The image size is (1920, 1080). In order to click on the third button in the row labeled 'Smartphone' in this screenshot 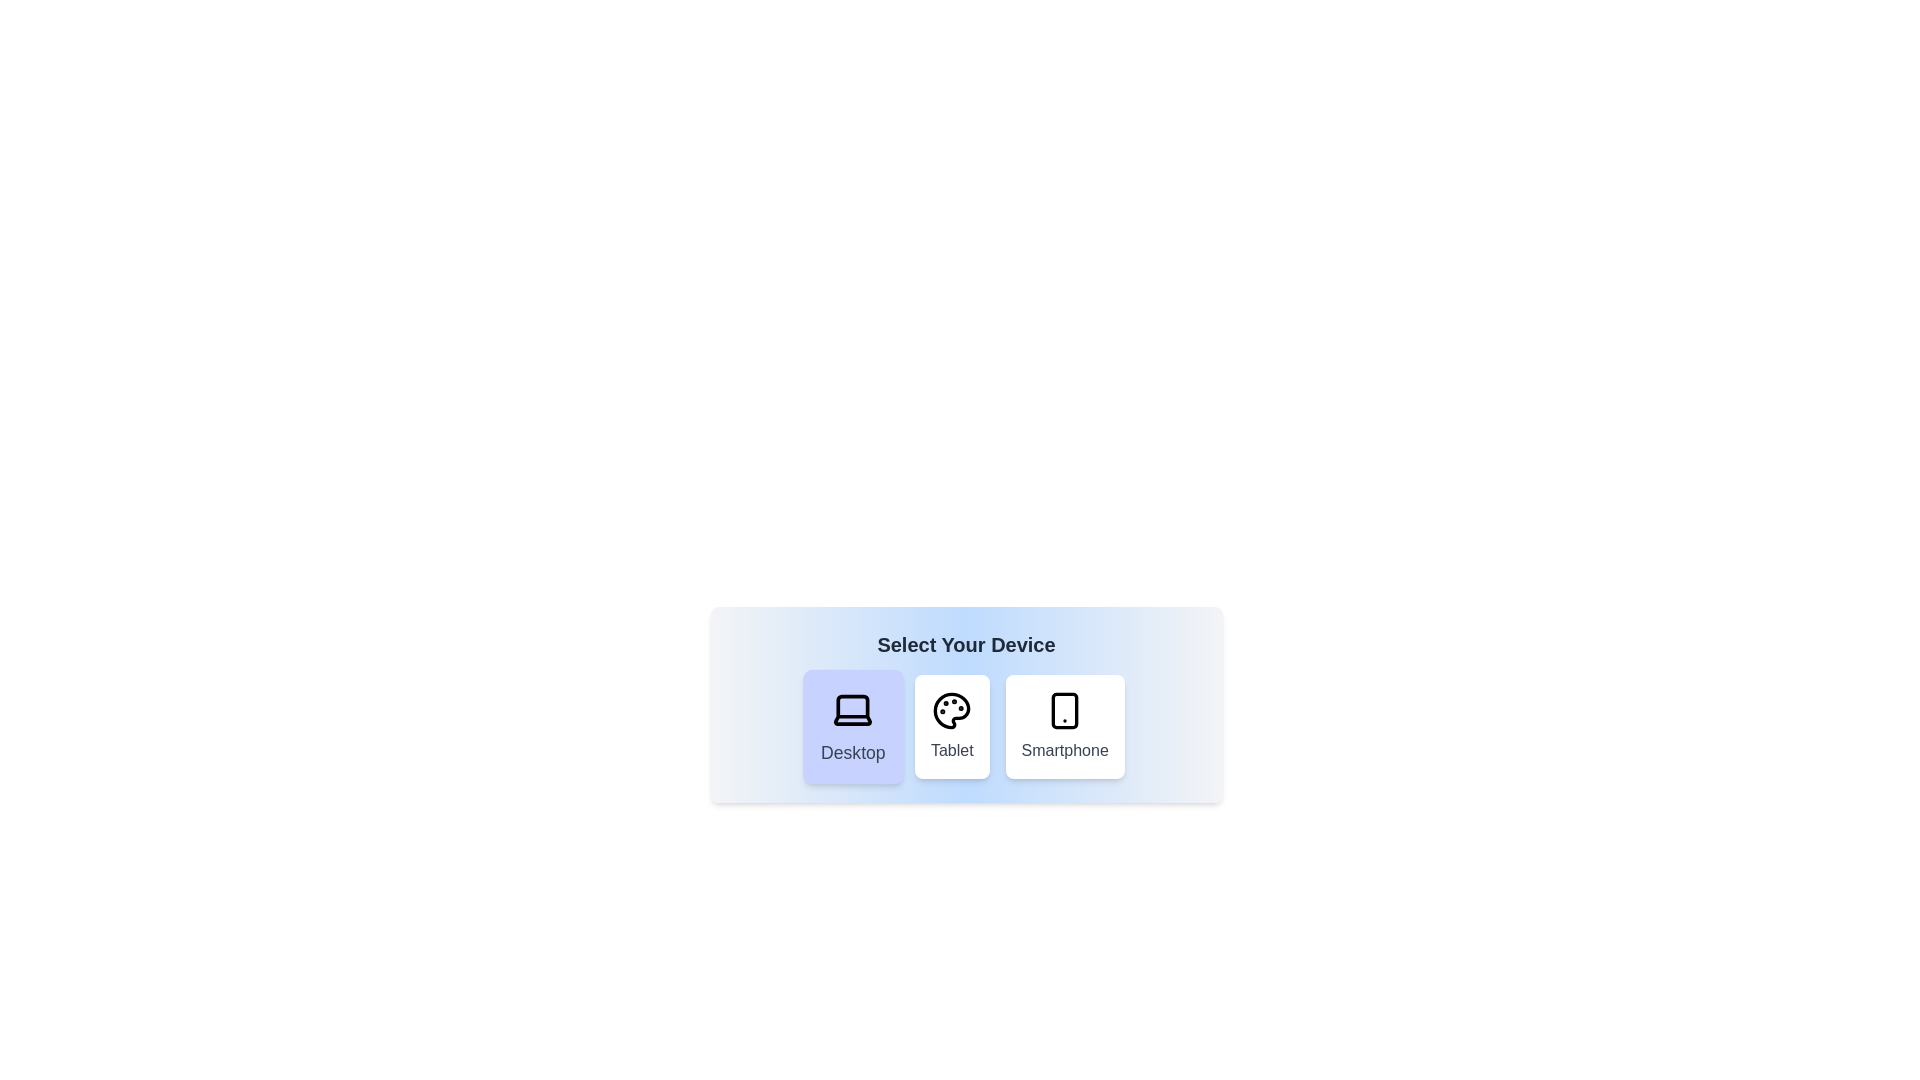, I will do `click(1064, 726)`.